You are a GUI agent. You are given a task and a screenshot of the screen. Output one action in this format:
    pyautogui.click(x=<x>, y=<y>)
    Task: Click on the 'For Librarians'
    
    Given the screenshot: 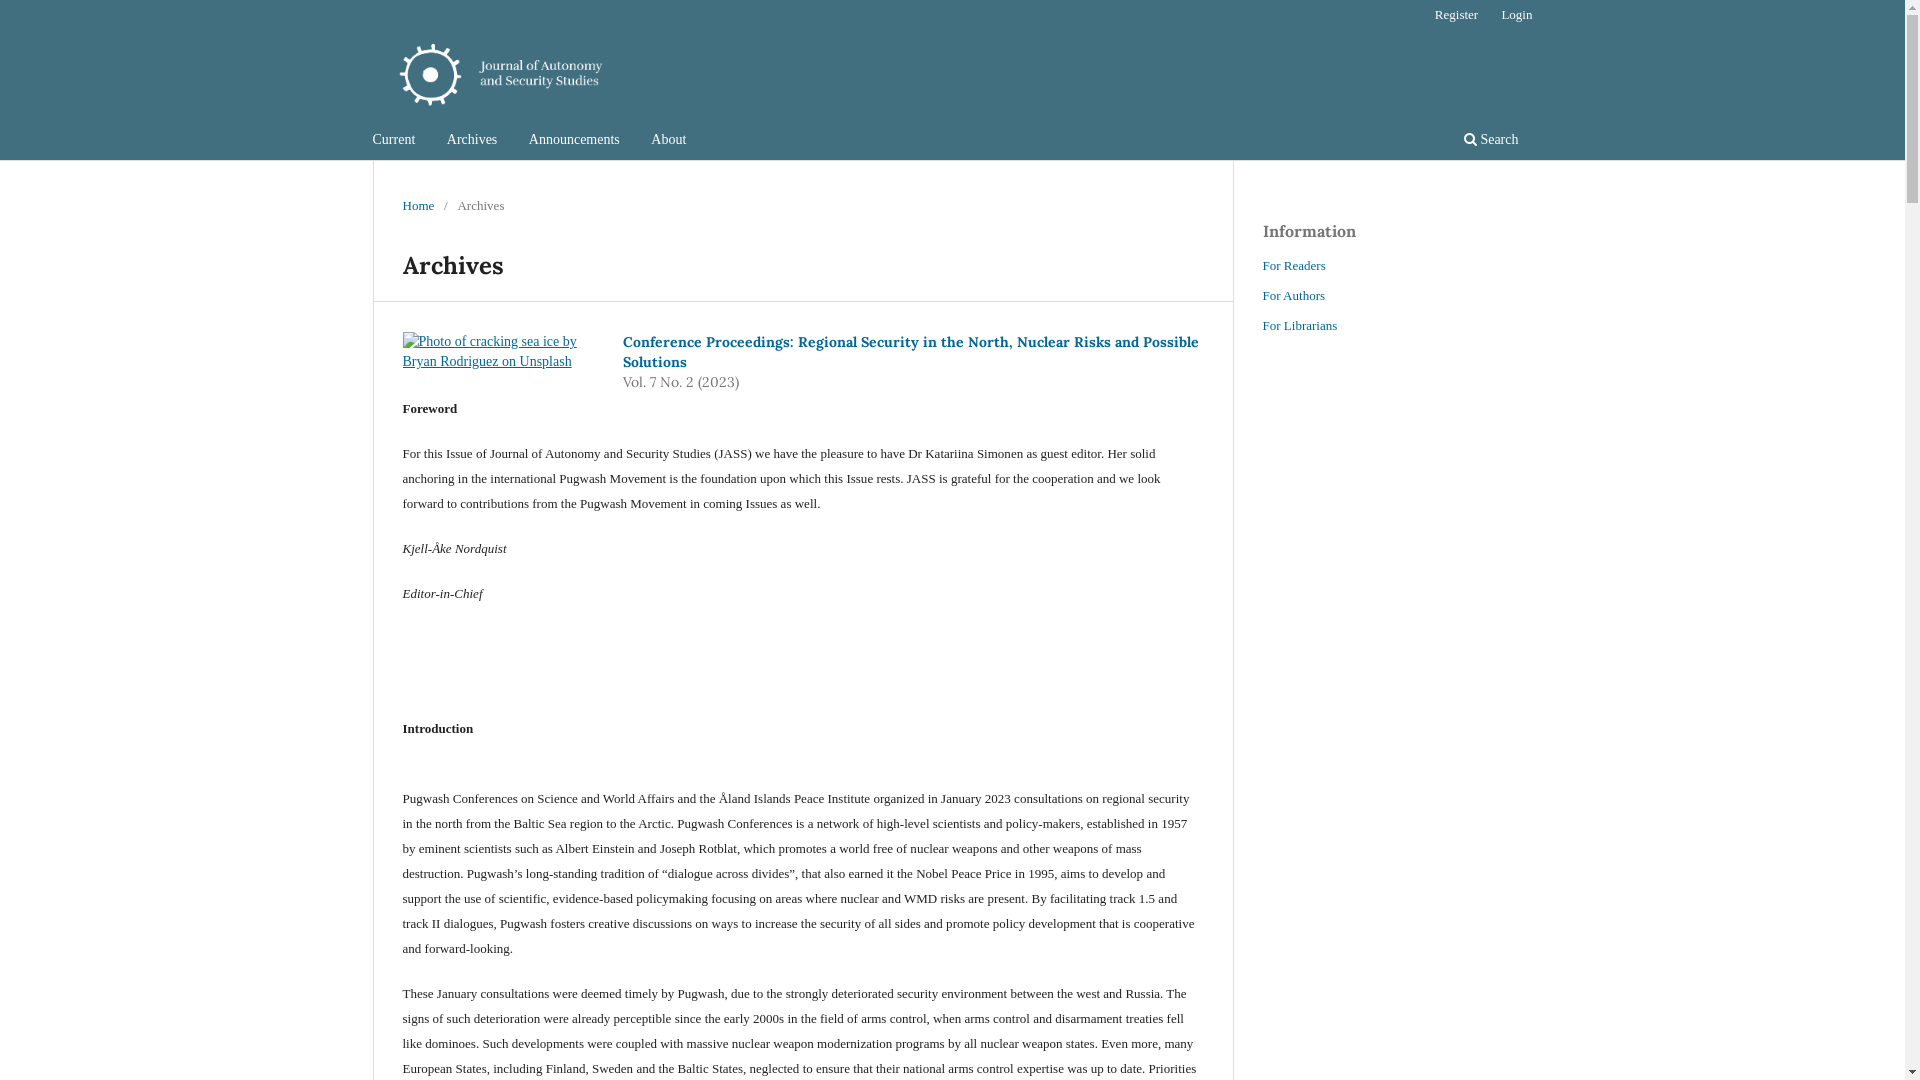 What is the action you would take?
    pyautogui.click(x=1299, y=324)
    